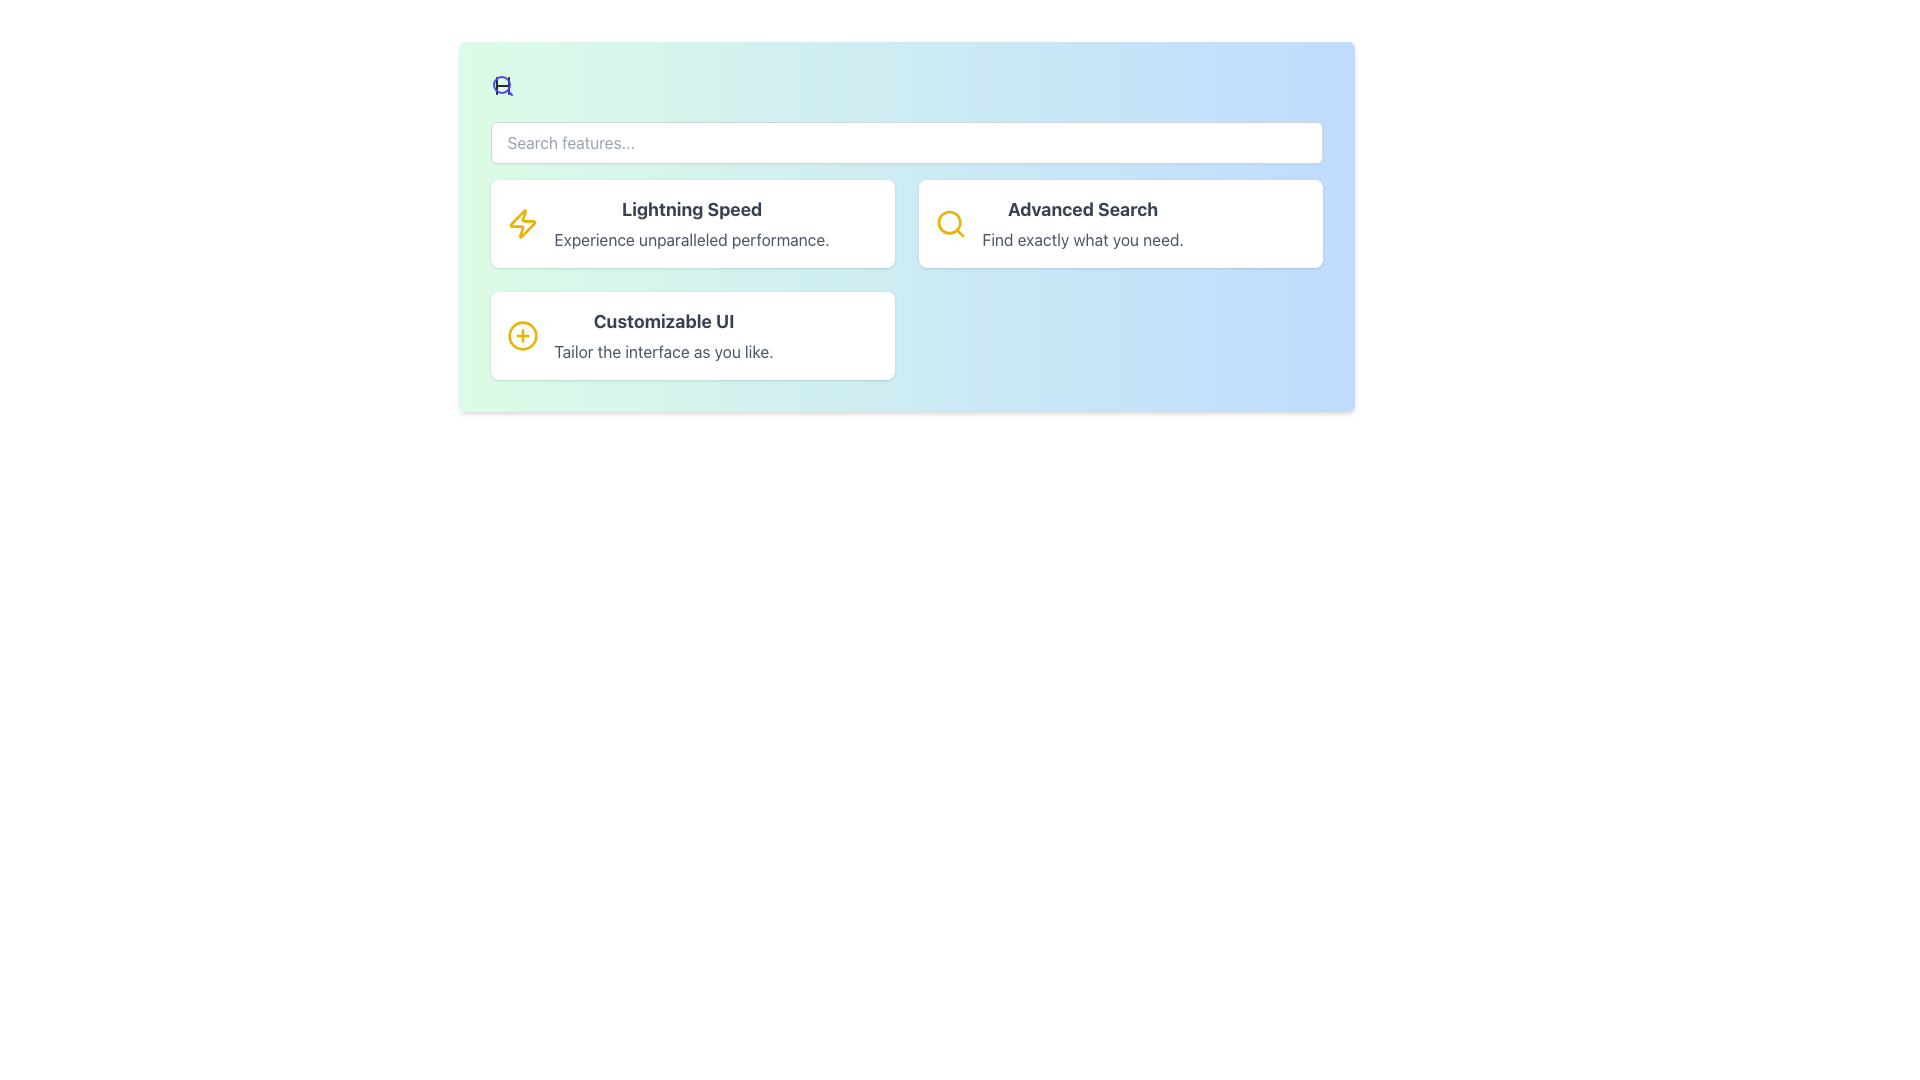 The width and height of the screenshot is (1920, 1080). I want to click on the yellow-colored magnifying glass icon located next to the 'Advanced Search' text, so click(949, 223).